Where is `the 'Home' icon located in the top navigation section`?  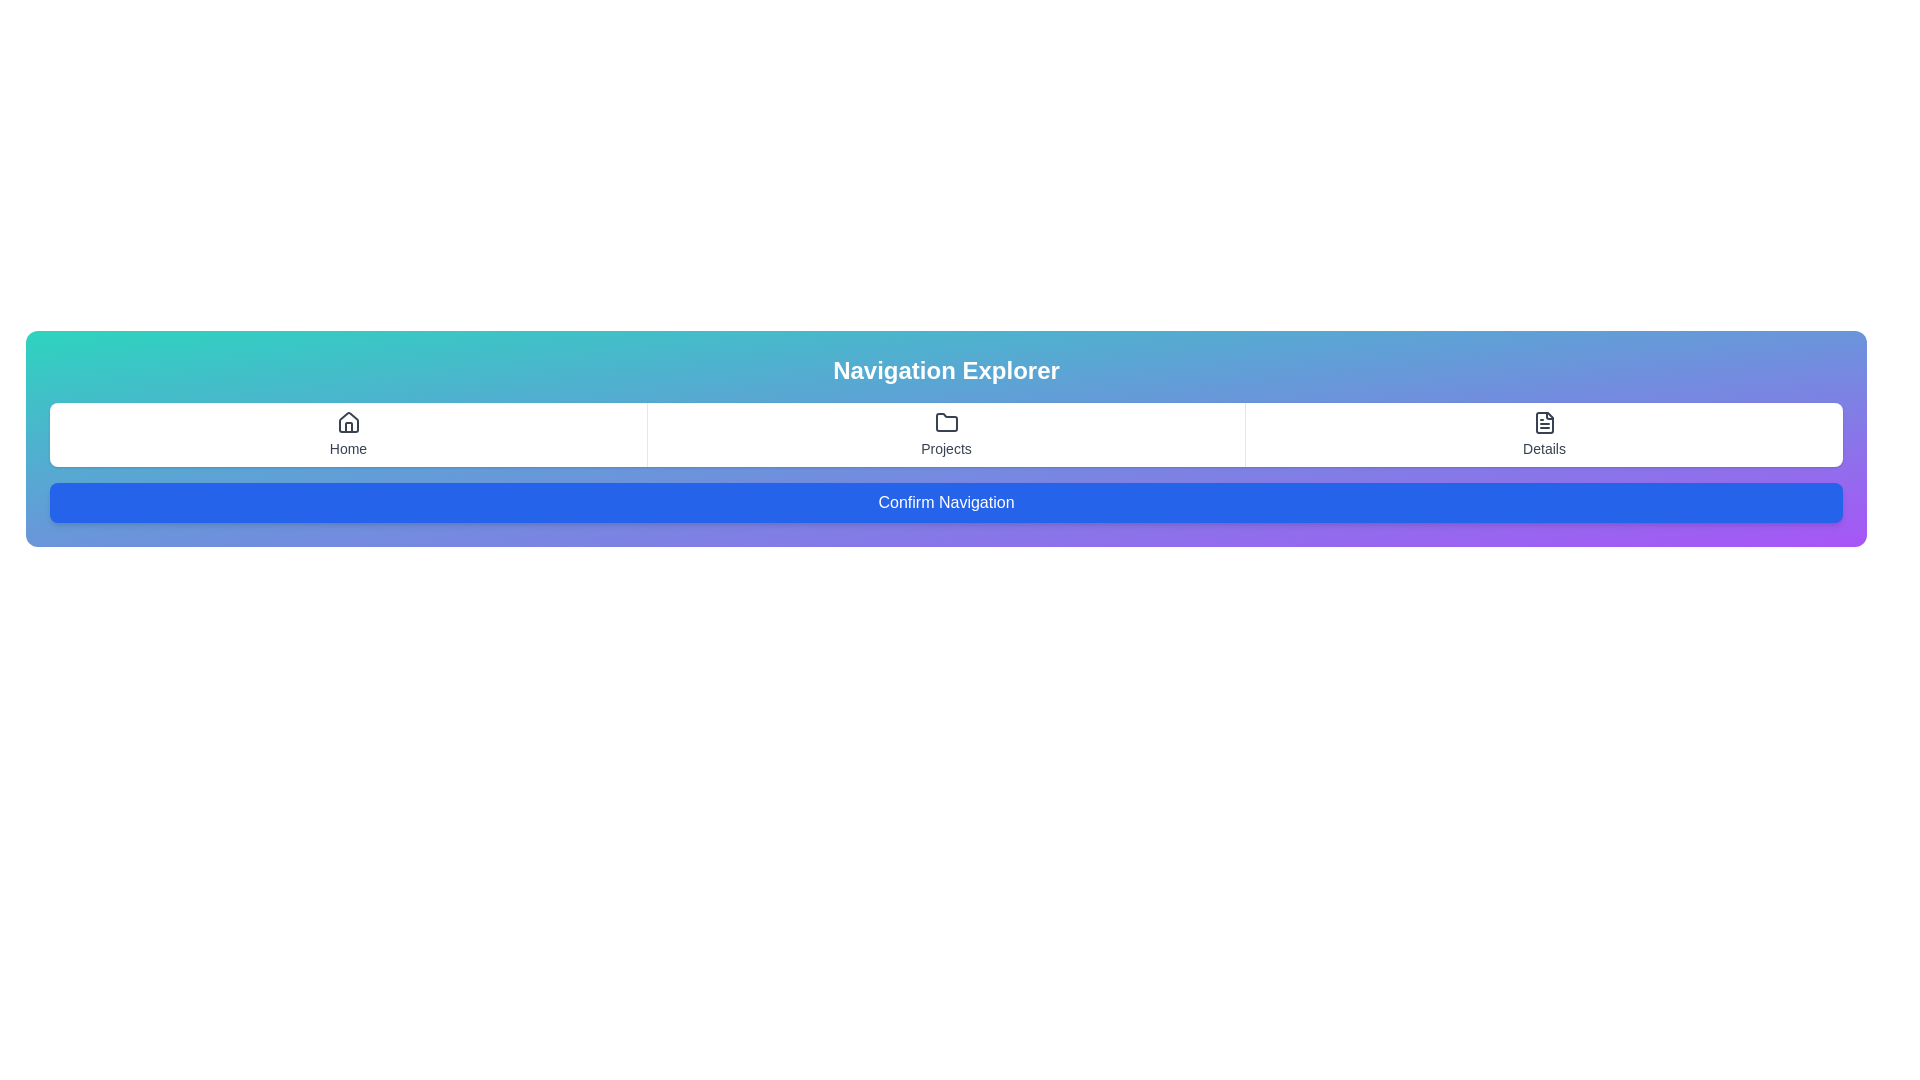 the 'Home' icon located in the top navigation section is located at coordinates (348, 421).